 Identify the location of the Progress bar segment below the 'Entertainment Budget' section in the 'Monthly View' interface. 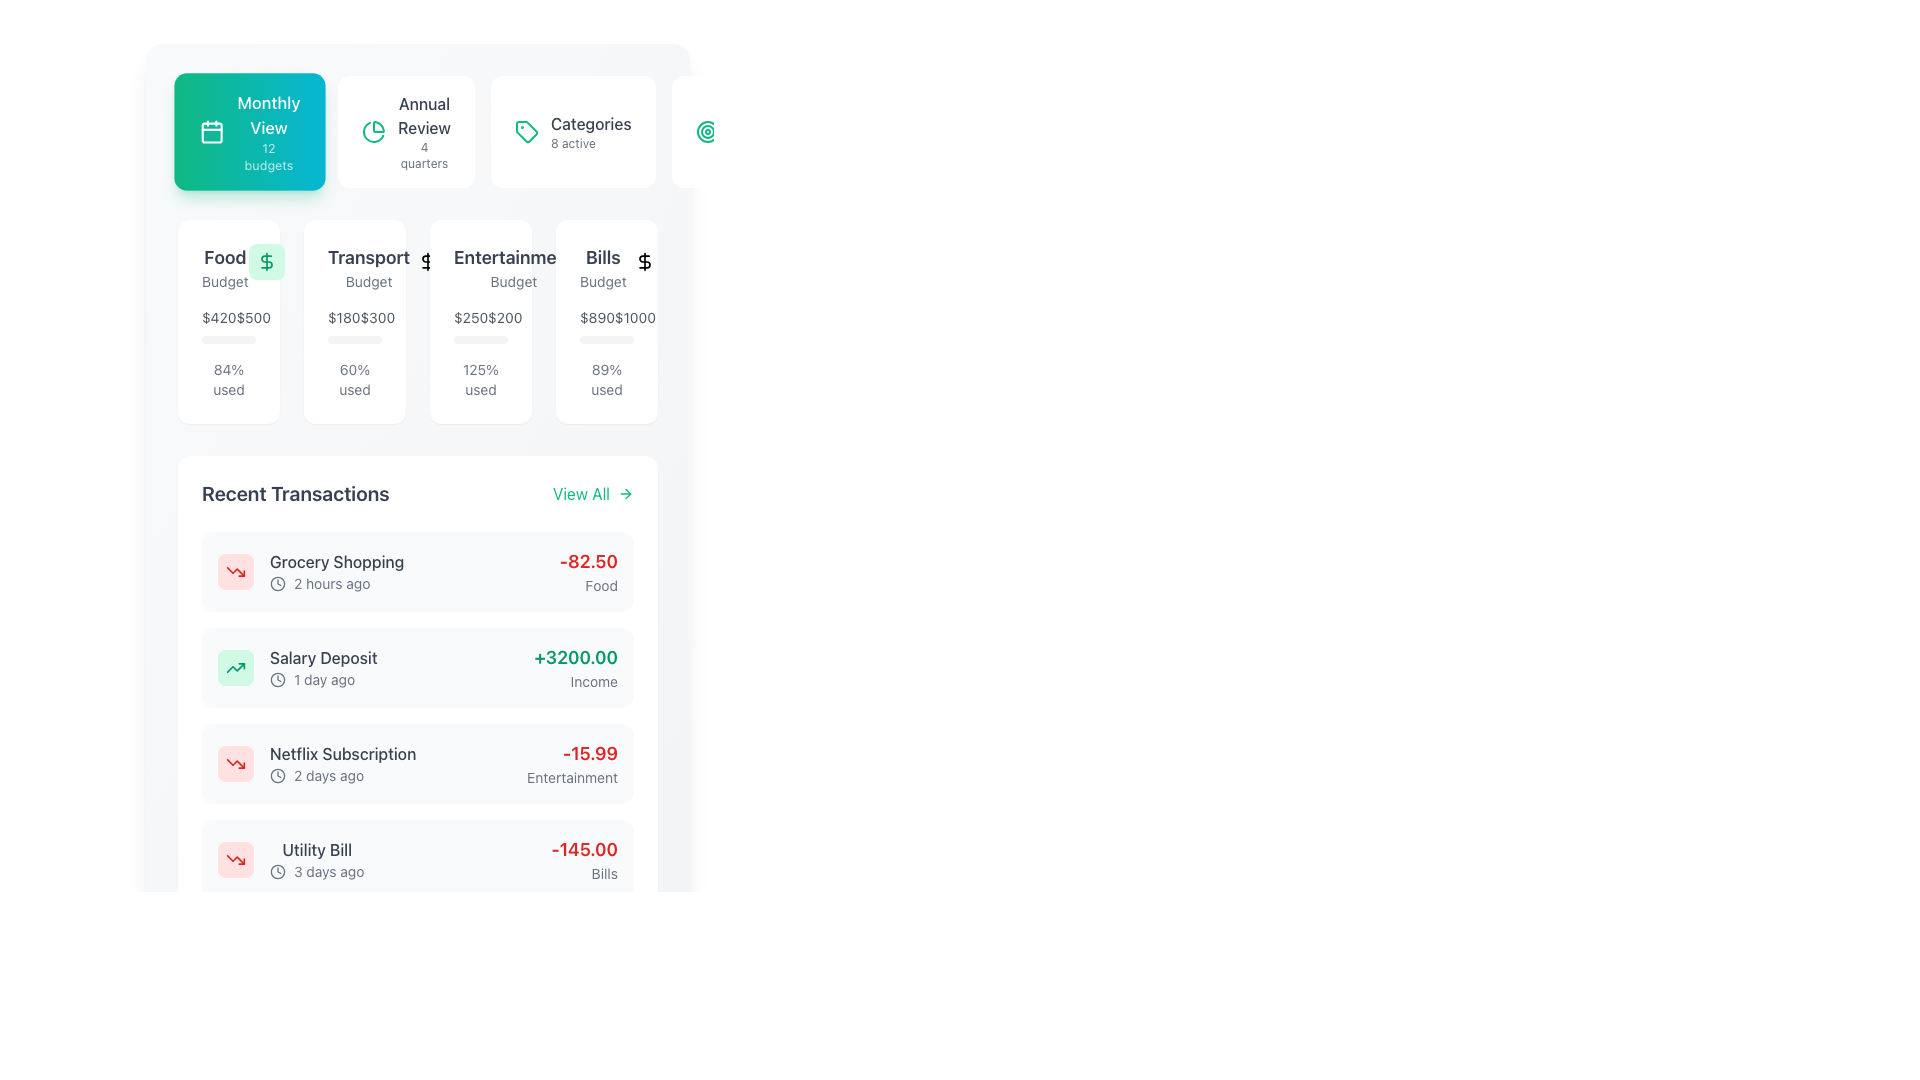
(487, 338).